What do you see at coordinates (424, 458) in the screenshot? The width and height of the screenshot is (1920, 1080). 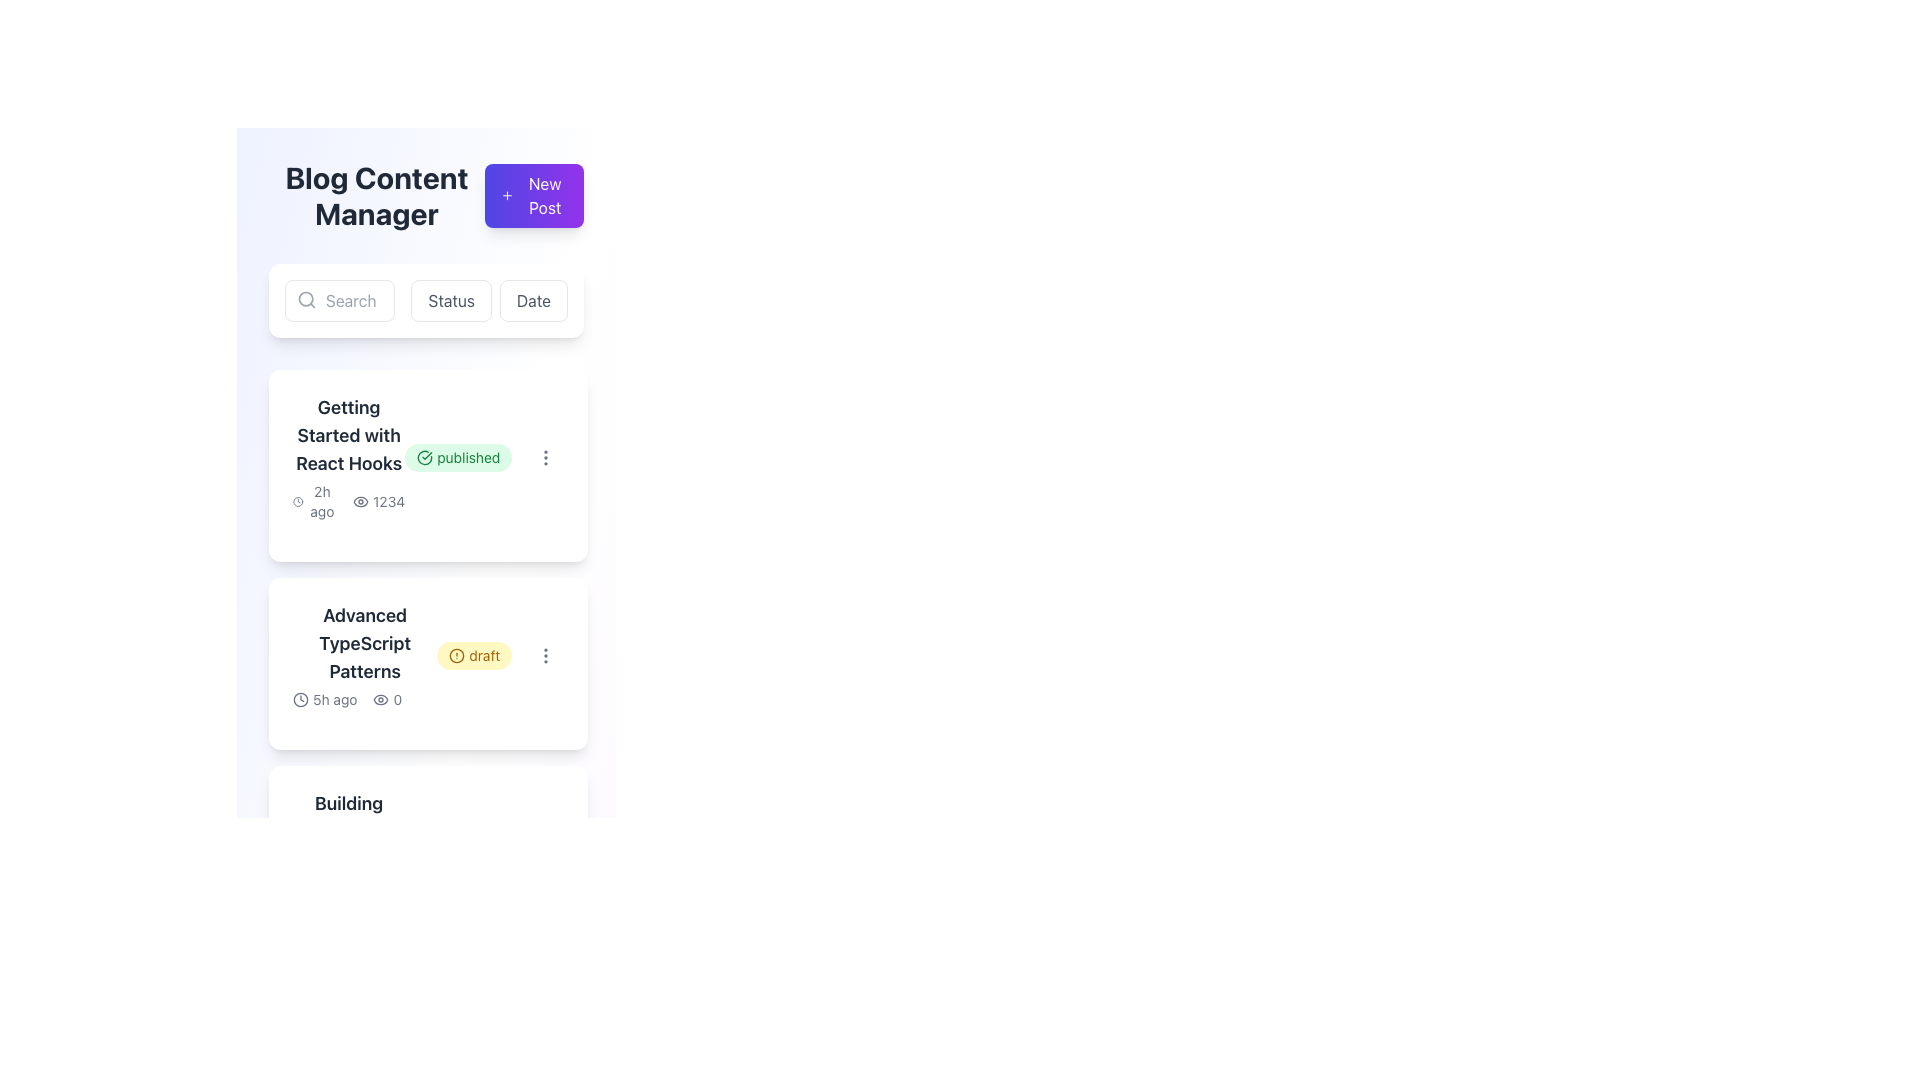 I see `the small circular green icon with a checkmark that indicates a successful or confirmed status, located to the left of the word 'published' in the top-right section of the card describing 'Getting Started with React Hooks'` at bounding box center [424, 458].